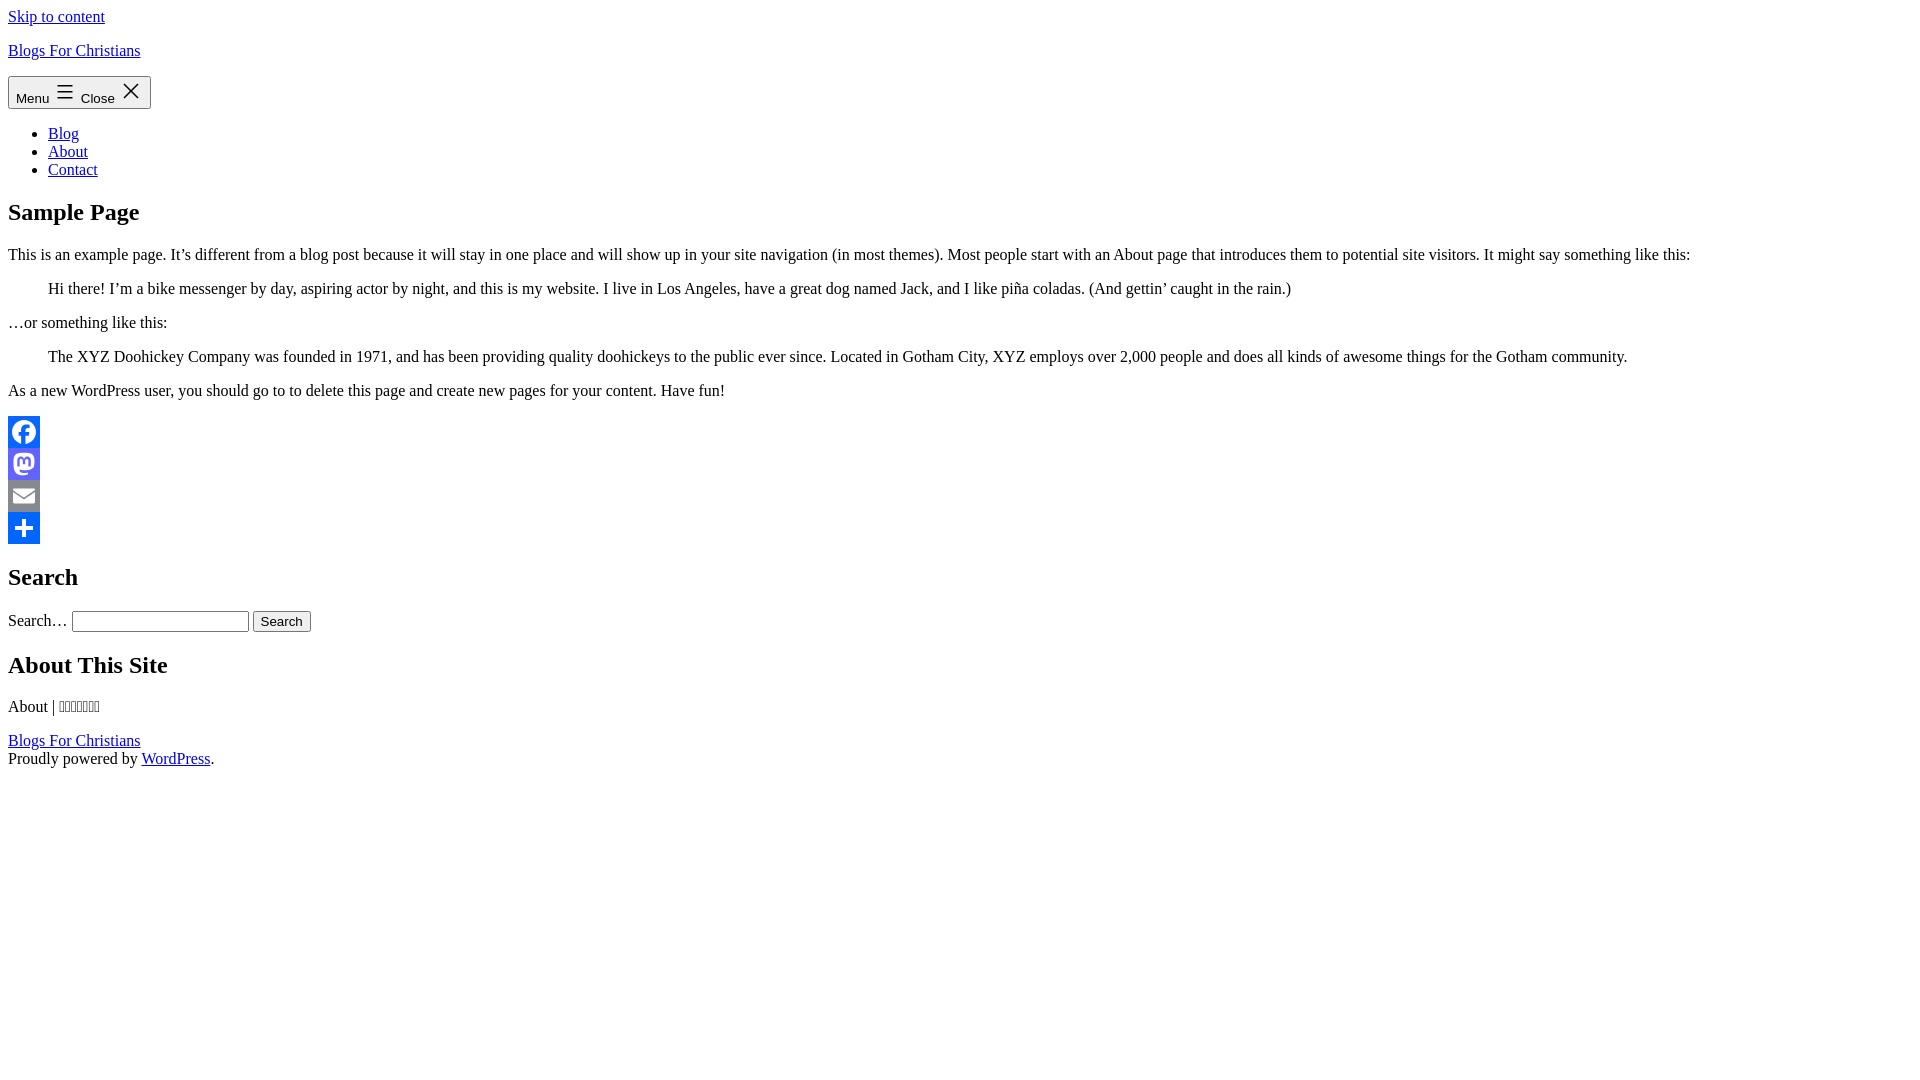 This screenshot has width=1920, height=1080. I want to click on 'Contact', so click(72, 168).